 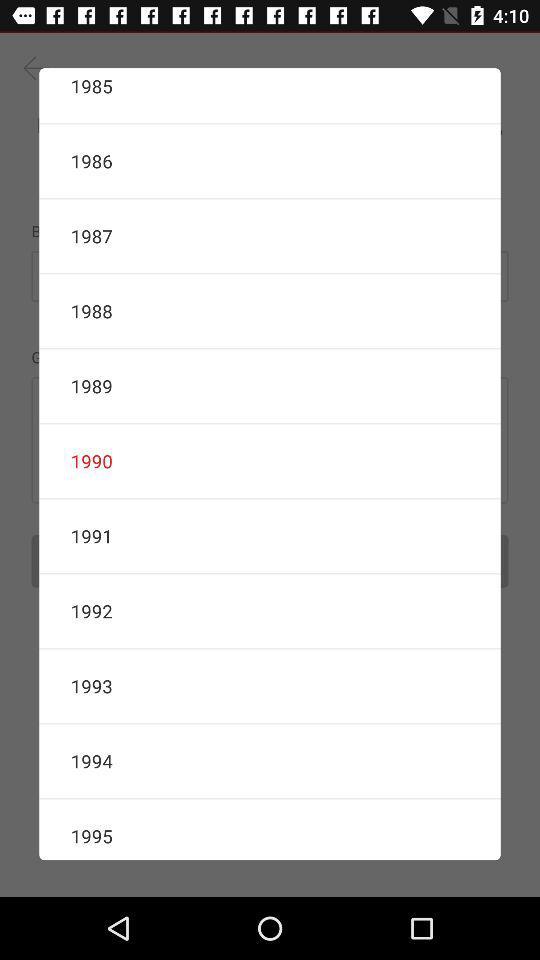 I want to click on the 1989 icon, so click(x=270, y=385).